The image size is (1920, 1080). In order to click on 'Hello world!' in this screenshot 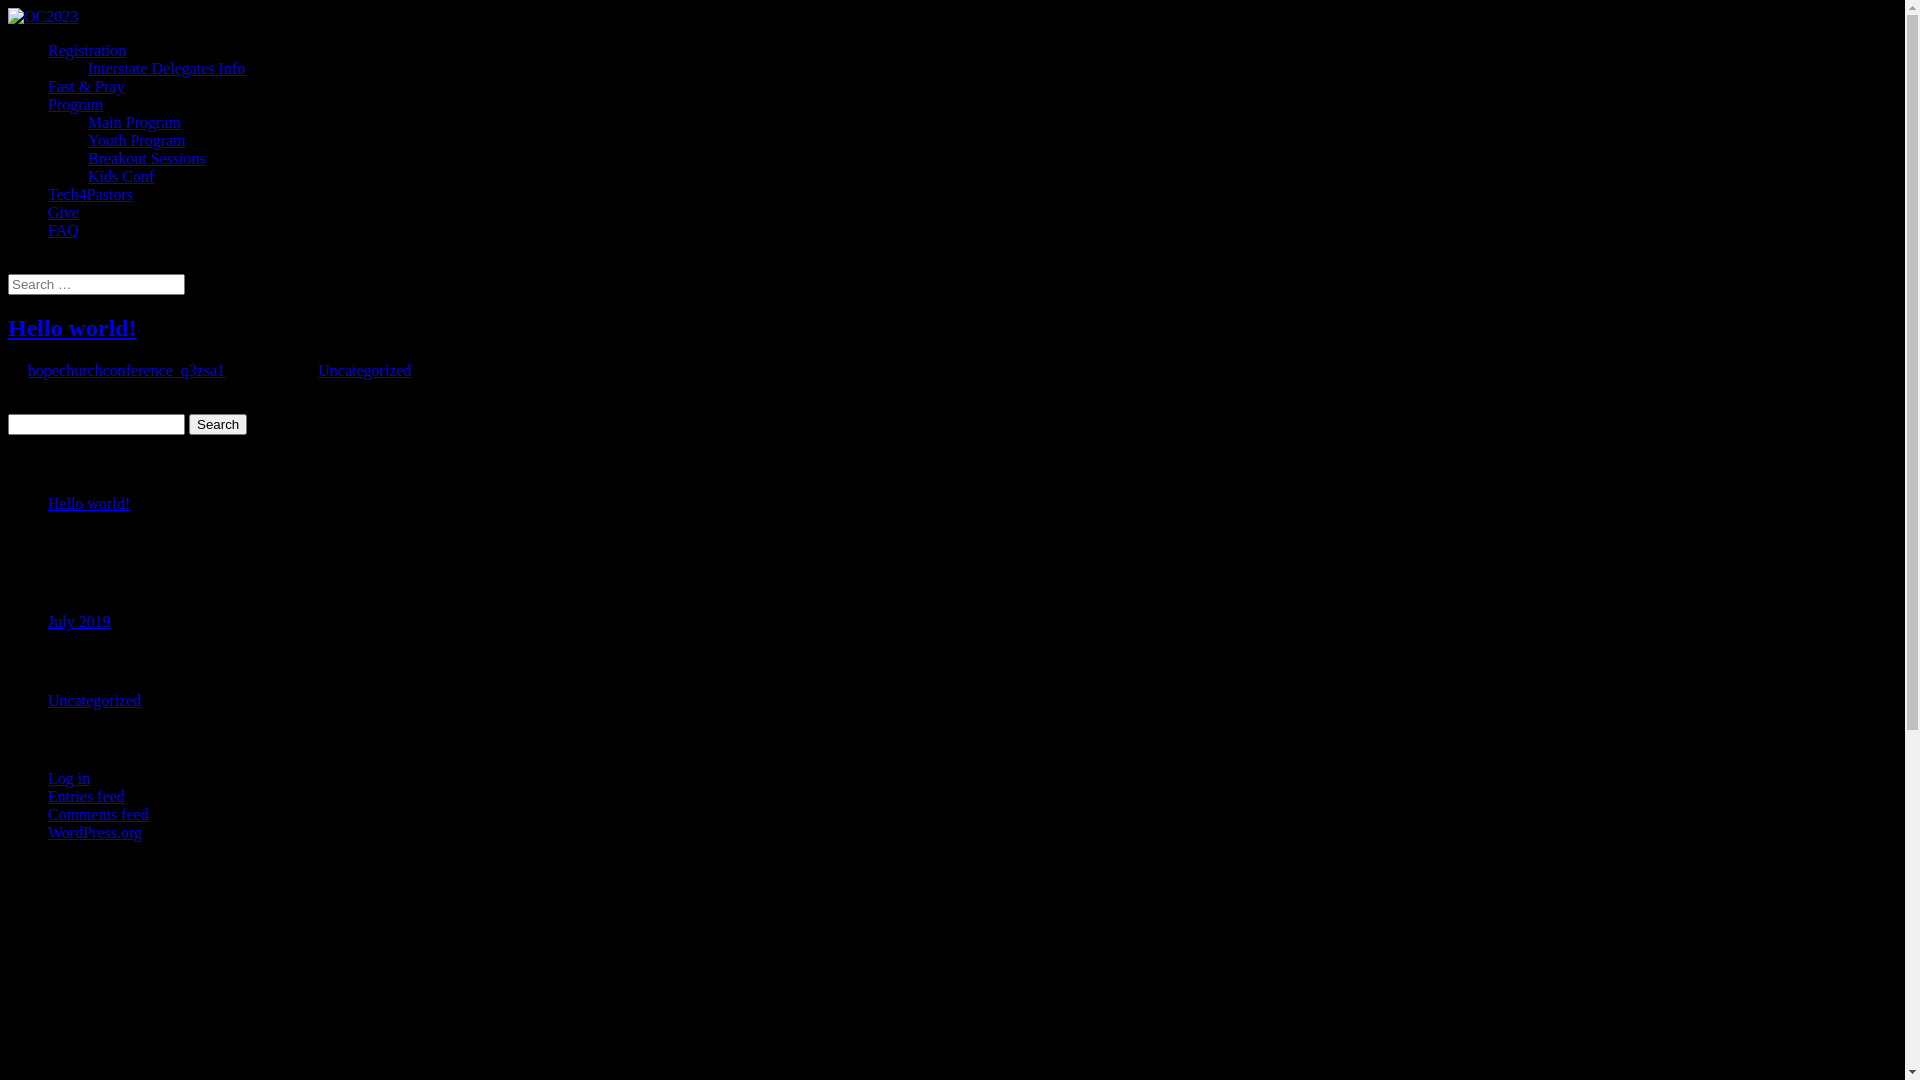, I will do `click(72, 326)`.